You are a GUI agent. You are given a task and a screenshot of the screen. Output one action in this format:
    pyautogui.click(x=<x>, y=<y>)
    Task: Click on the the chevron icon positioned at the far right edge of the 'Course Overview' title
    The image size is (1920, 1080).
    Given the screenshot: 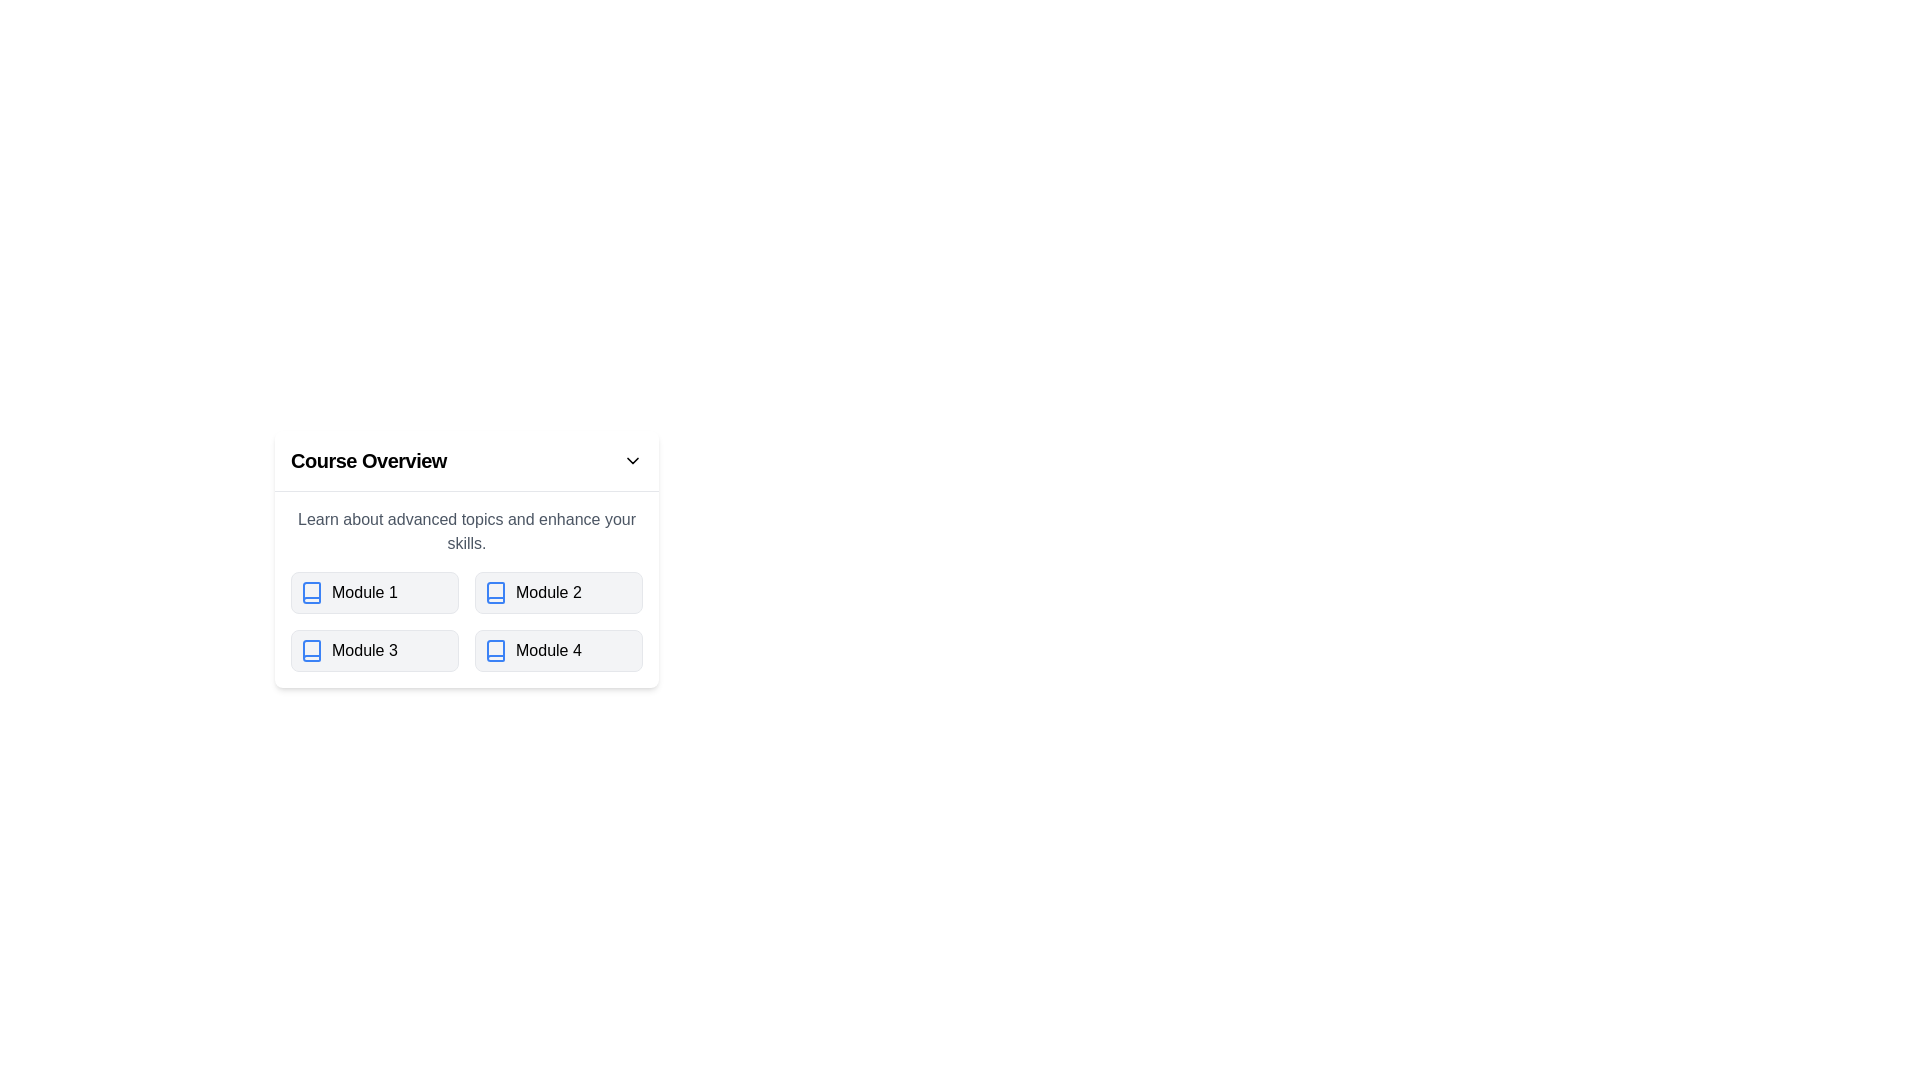 What is the action you would take?
    pyautogui.click(x=632, y=461)
    